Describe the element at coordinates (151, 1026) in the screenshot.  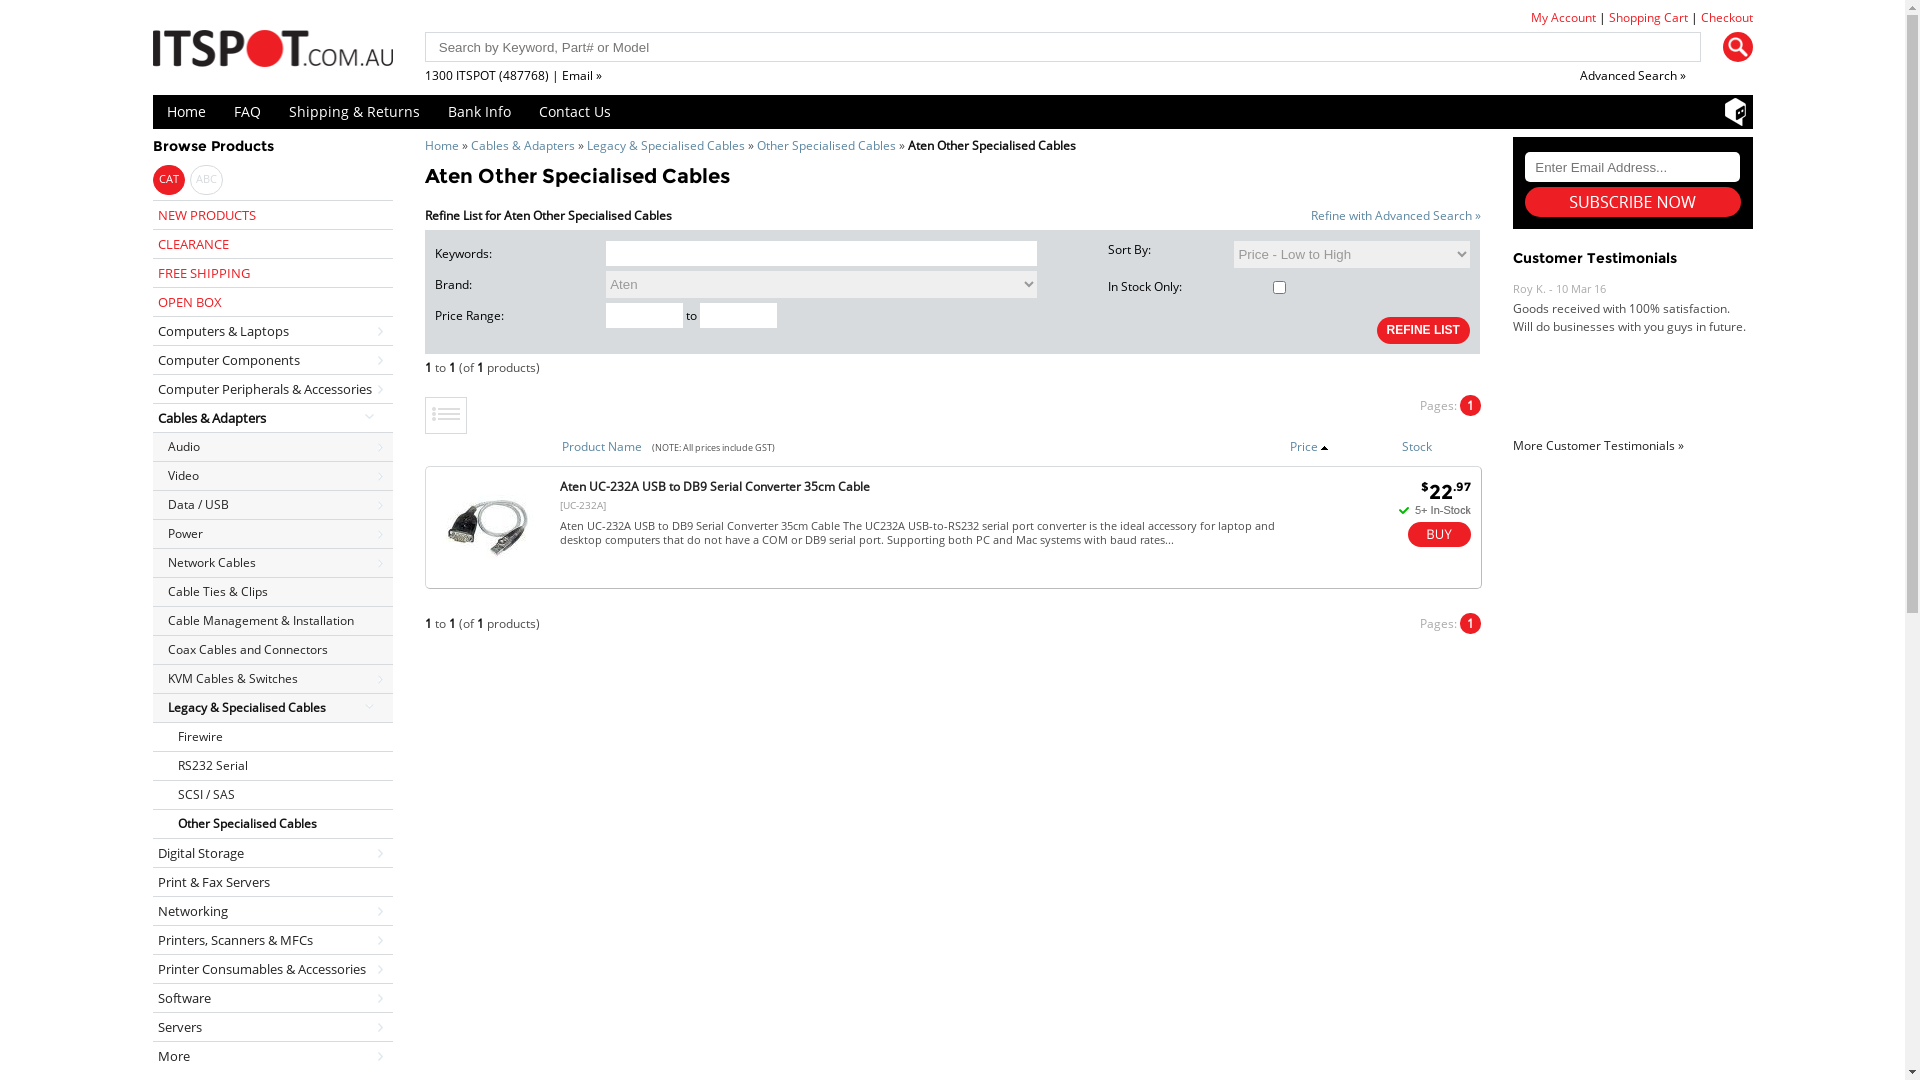
I see `'Servers'` at that location.